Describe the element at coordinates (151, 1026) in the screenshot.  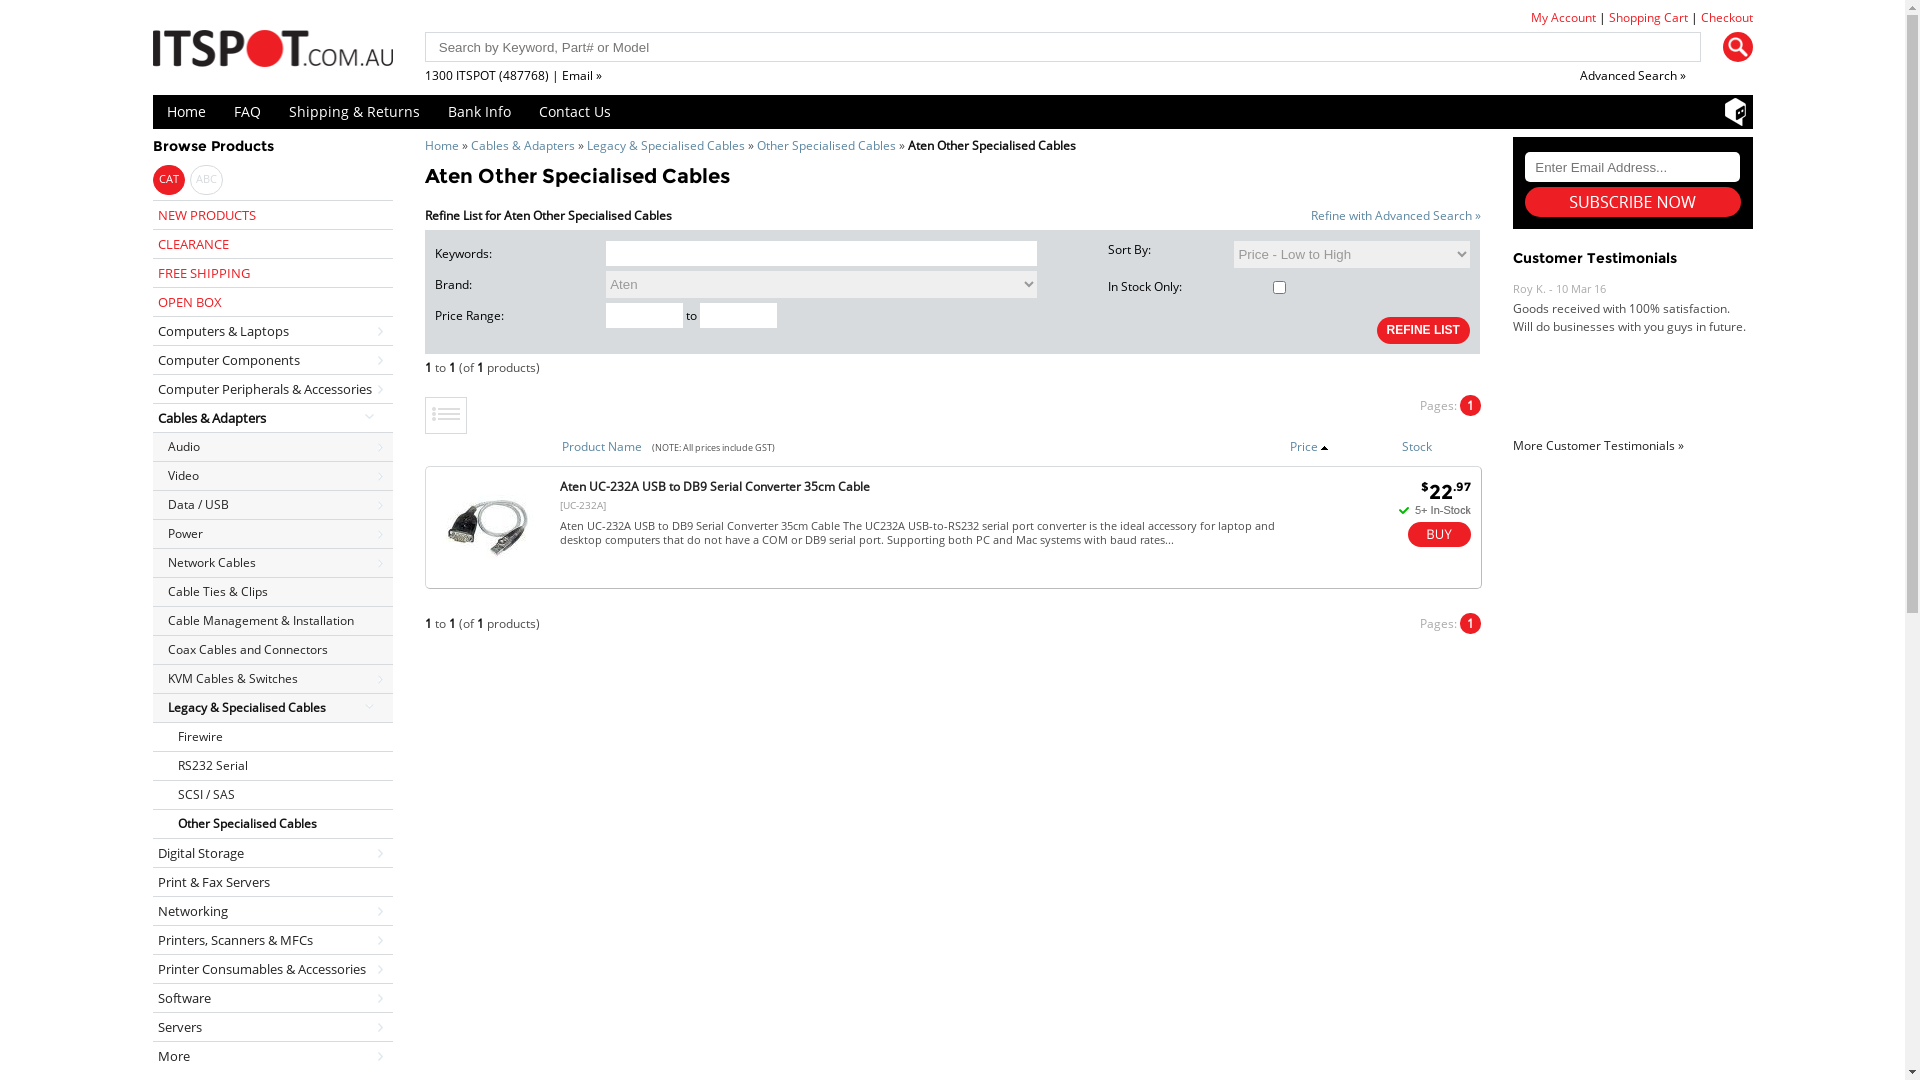
I see `'Servers'` at that location.